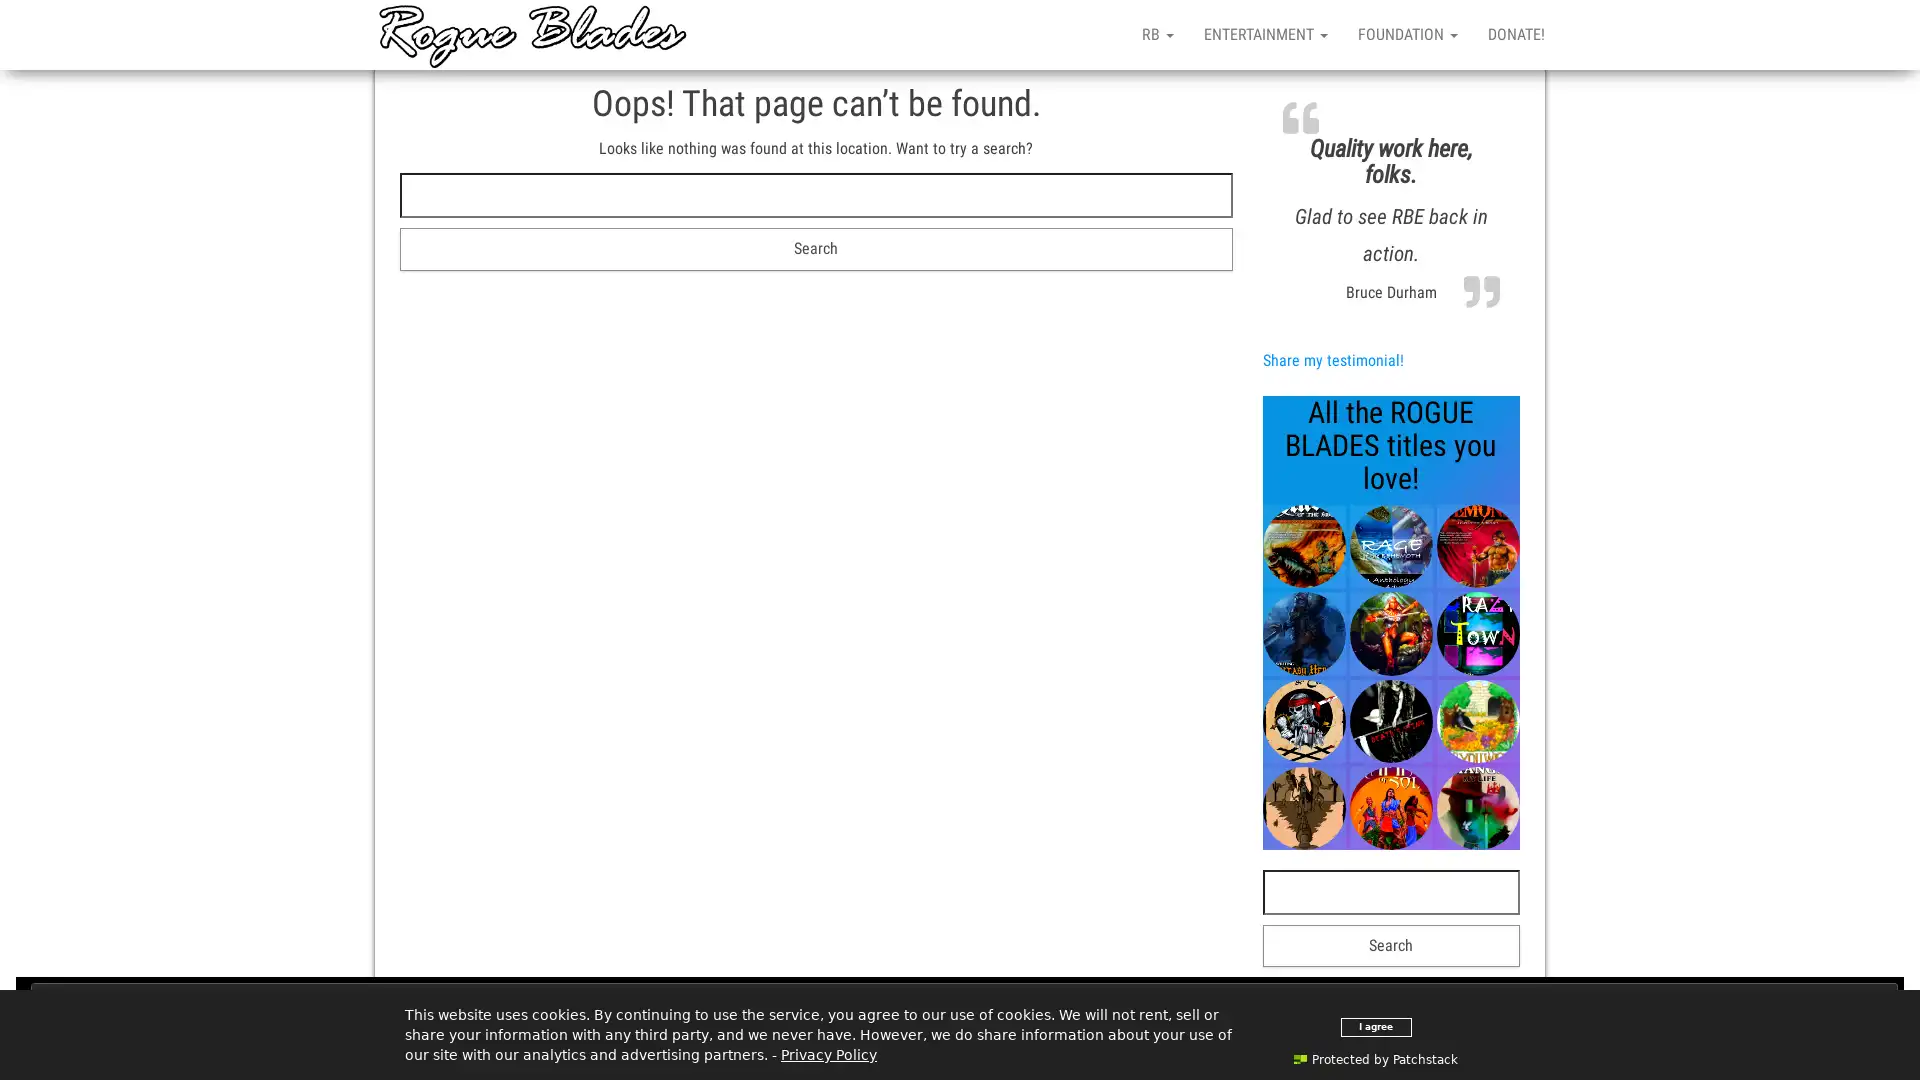 The width and height of the screenshot is (1920, 1080). What do you see at coordinates (964, 1002) in the screenshot?
I see `Close and accept` at bounding box center [964, 1002].